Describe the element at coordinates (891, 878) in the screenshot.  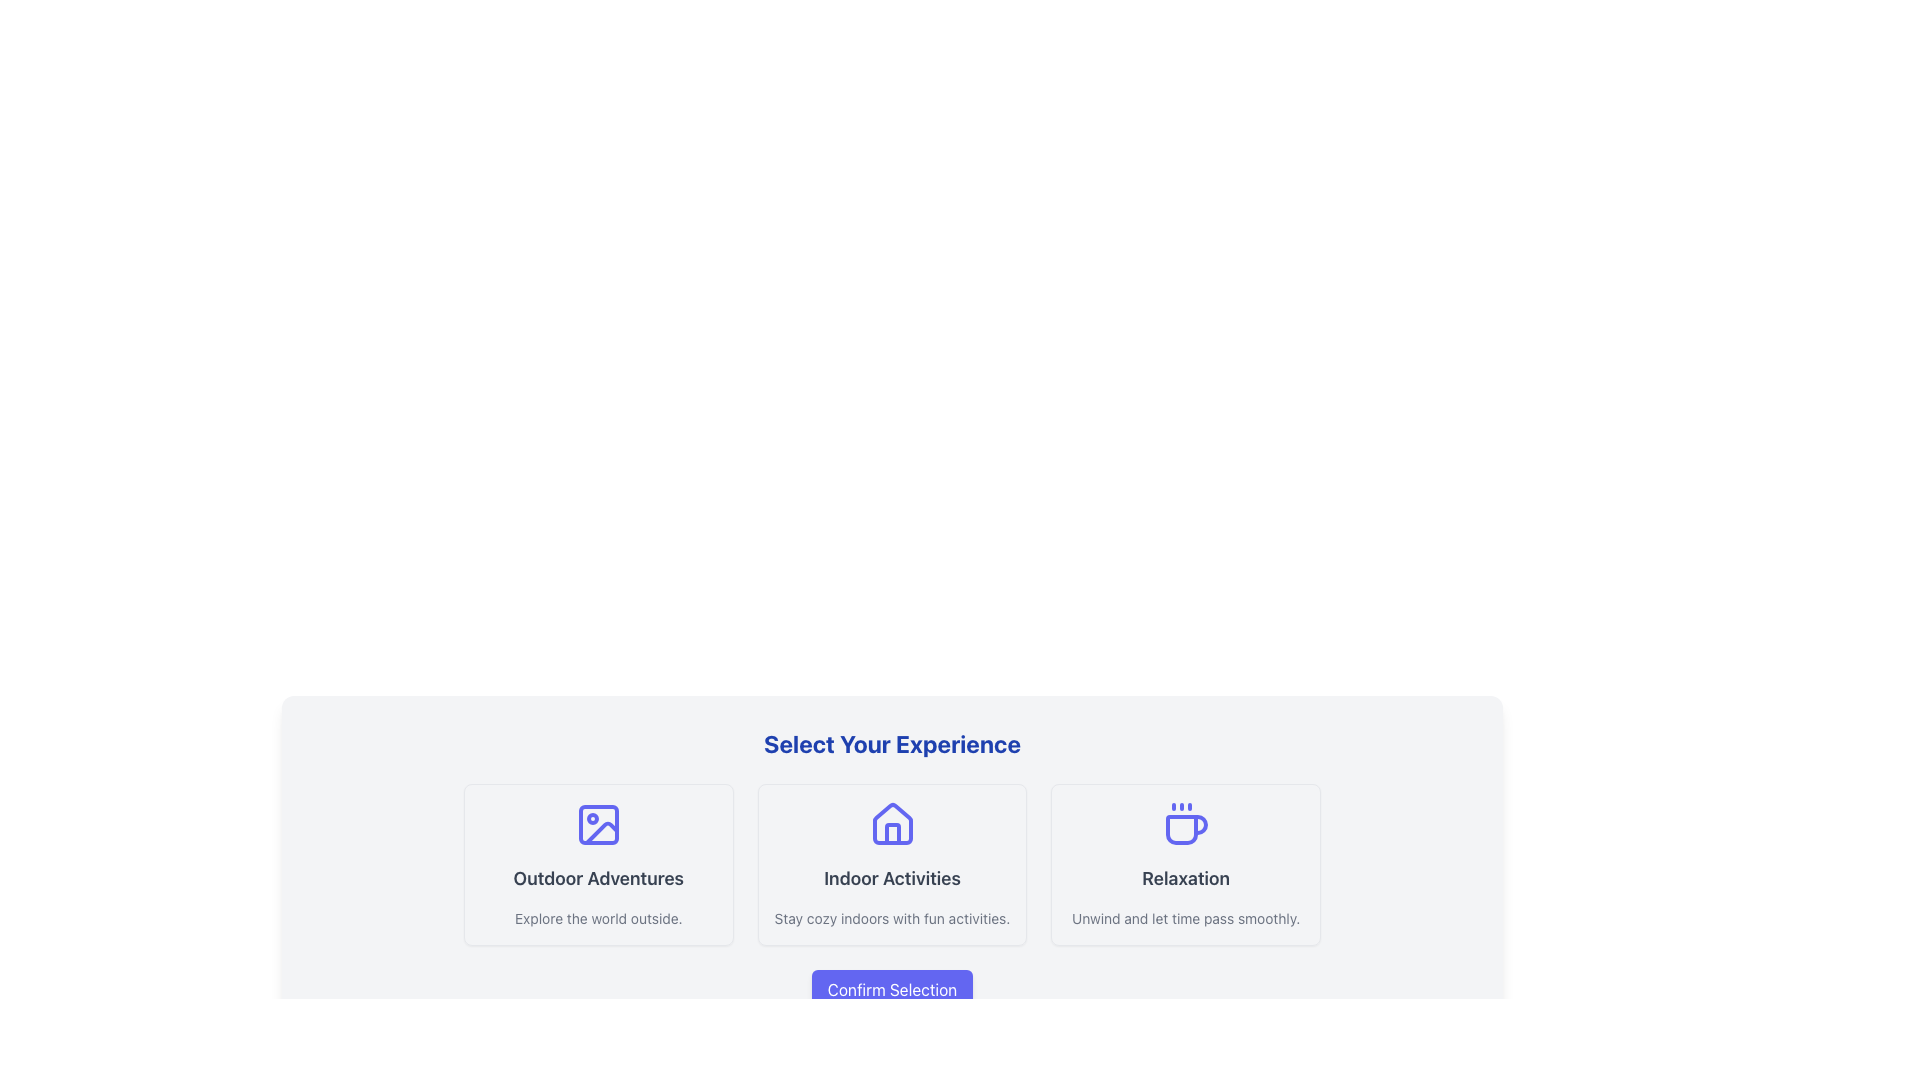
I see `text displayed in the 'Indoor Activities' text label, which is styled in a large, bold font and located in the middle card of a three-card layout` at that location.